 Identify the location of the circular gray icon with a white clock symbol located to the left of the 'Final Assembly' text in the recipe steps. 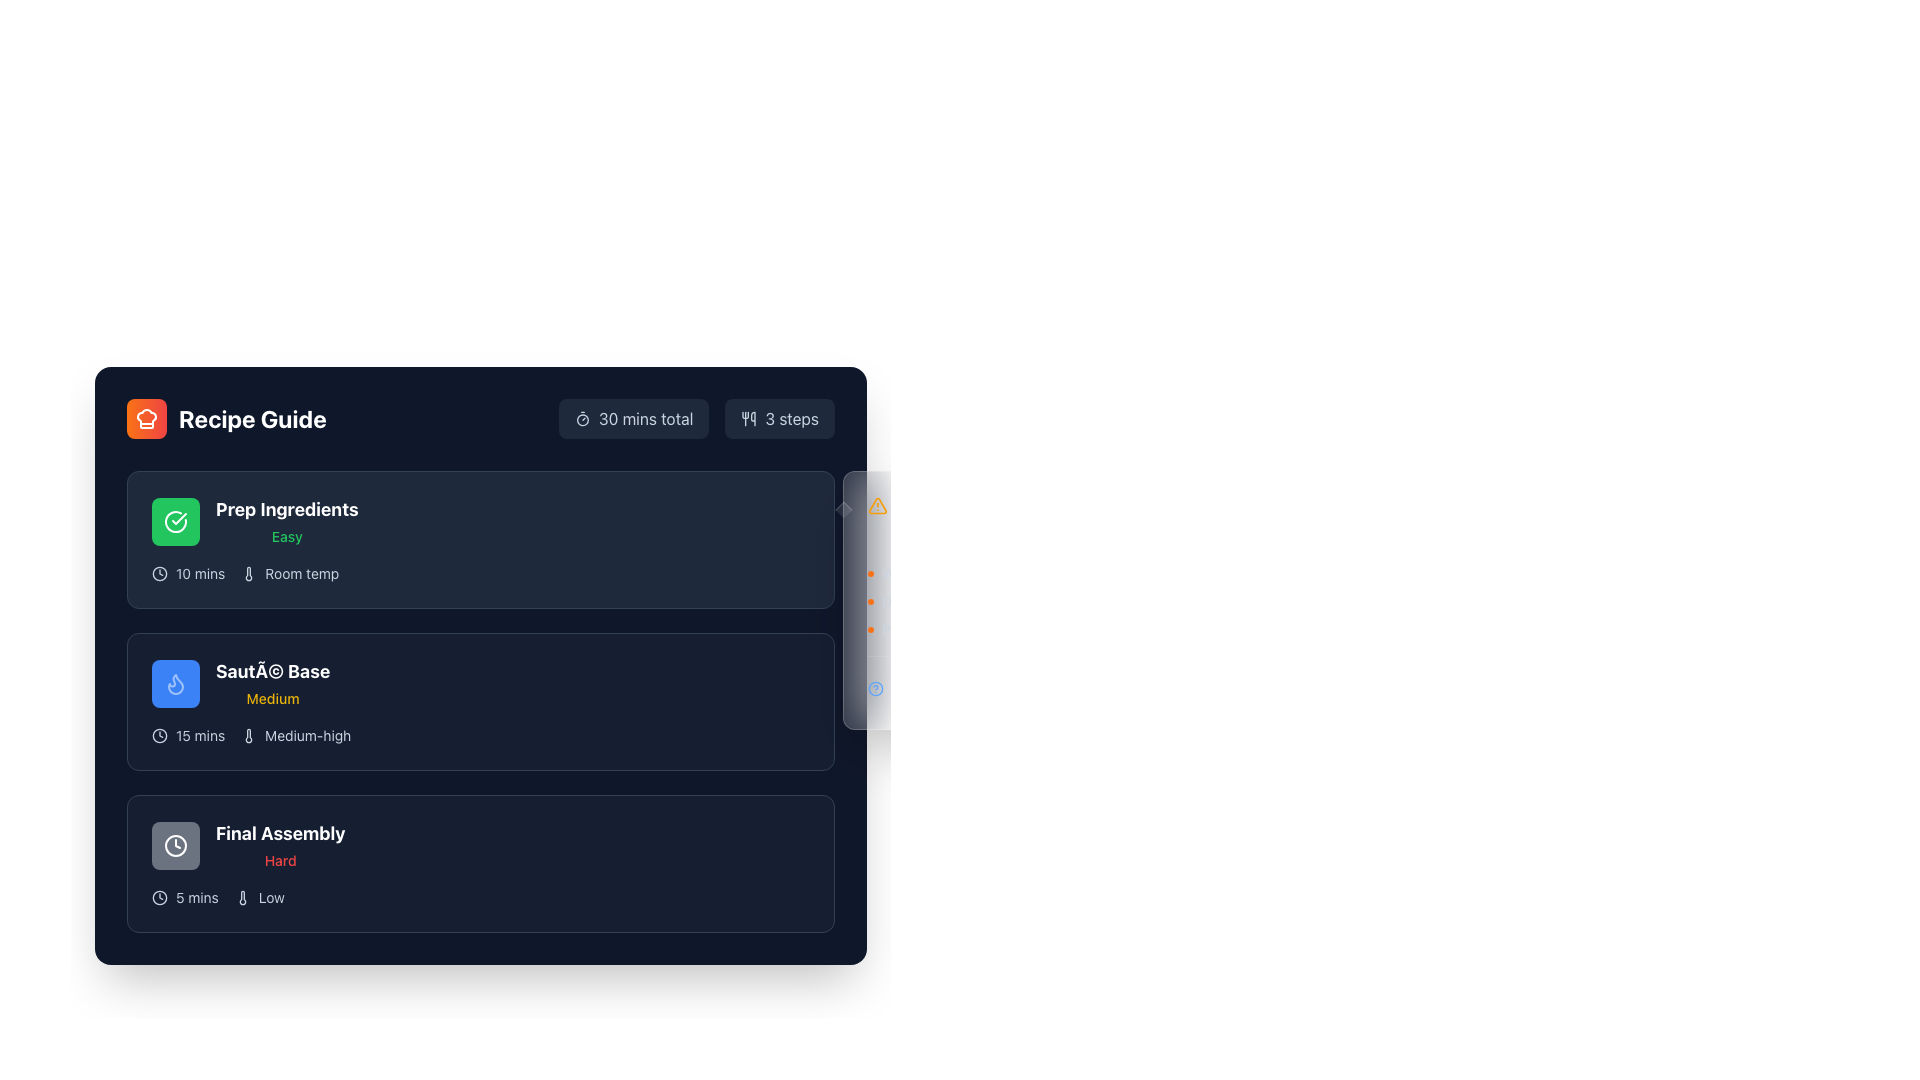
(176, 845).